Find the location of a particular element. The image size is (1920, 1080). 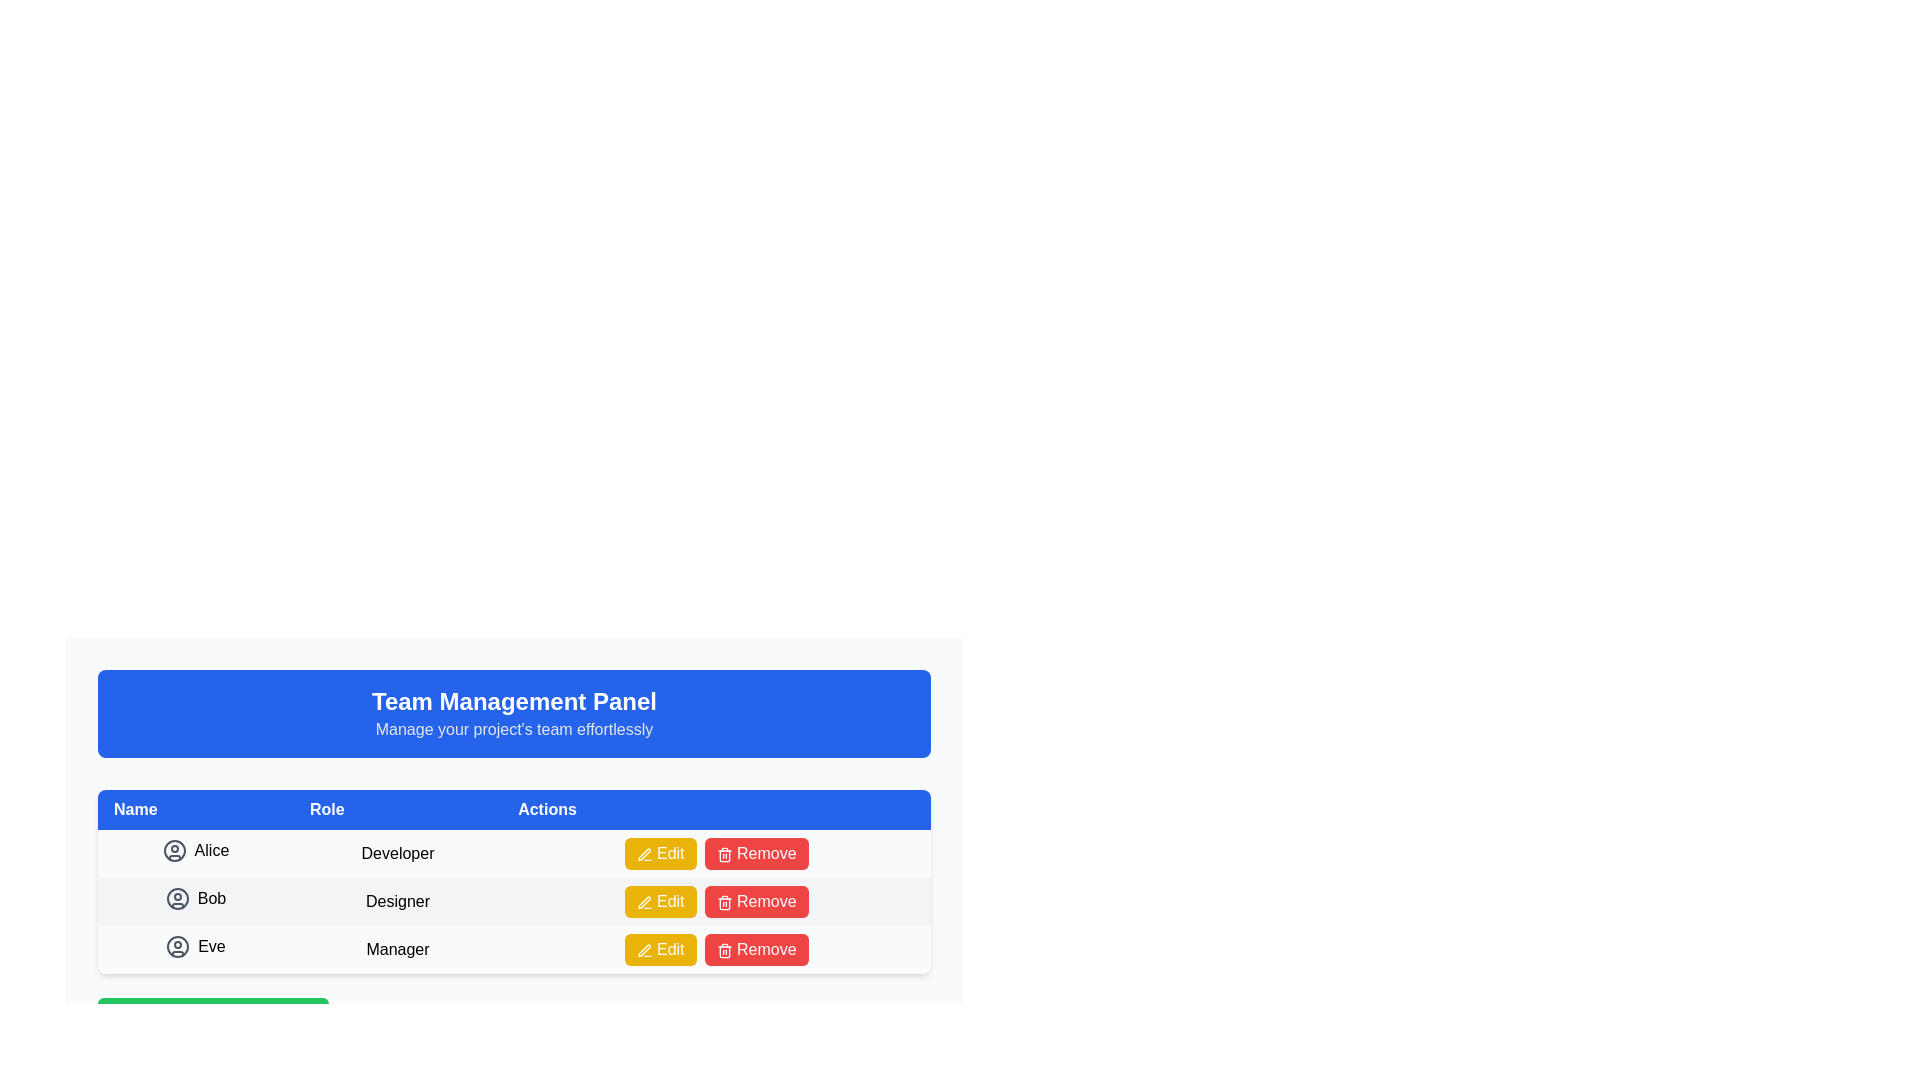

the first row item in the Team Management Panel that displays the name 'Alice' and contains interactive buttons is located at coordinates (514, 853).